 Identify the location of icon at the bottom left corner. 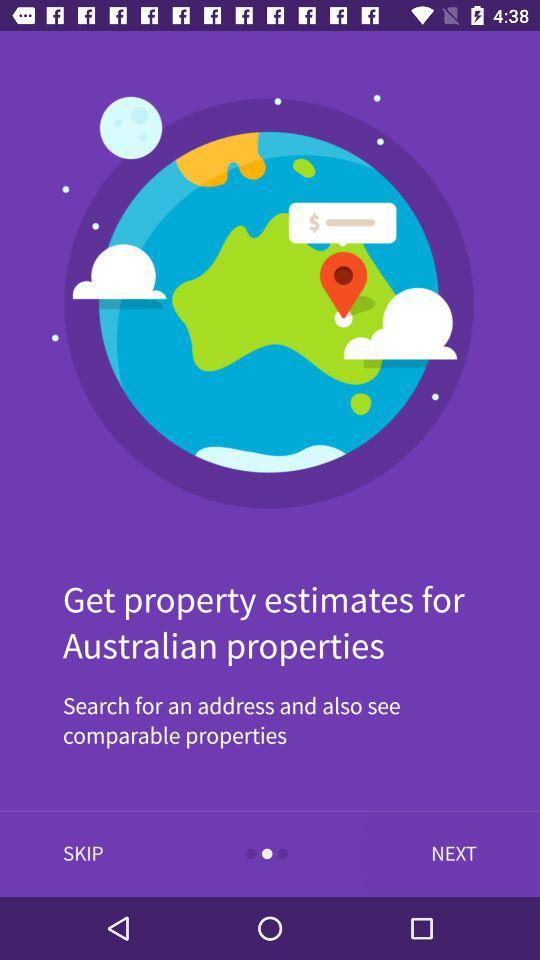
(82, 853).